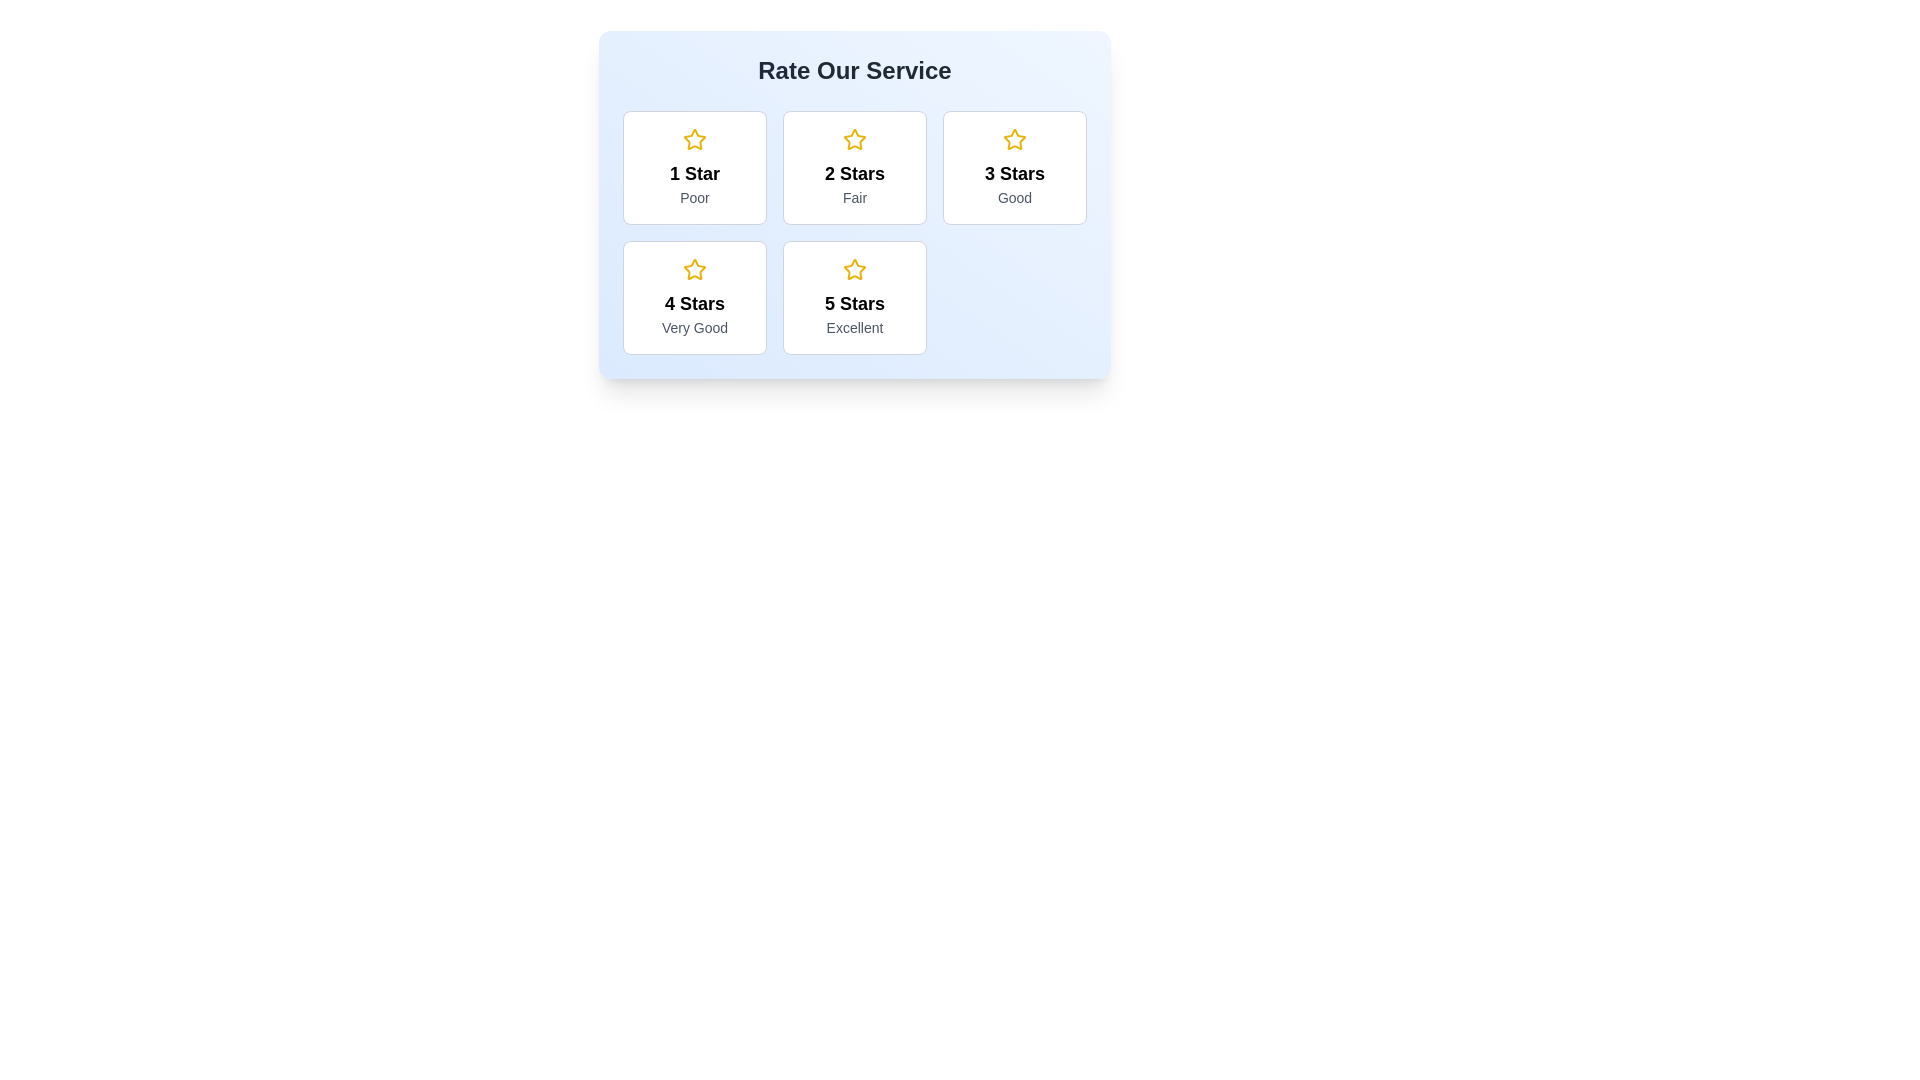 The height and width of the screenshot is (1080, 1920). What do you see at coordinates (854, 138) in the screenshot?
I see `the second star icon in the rating options` at bounding box center [854, 138].